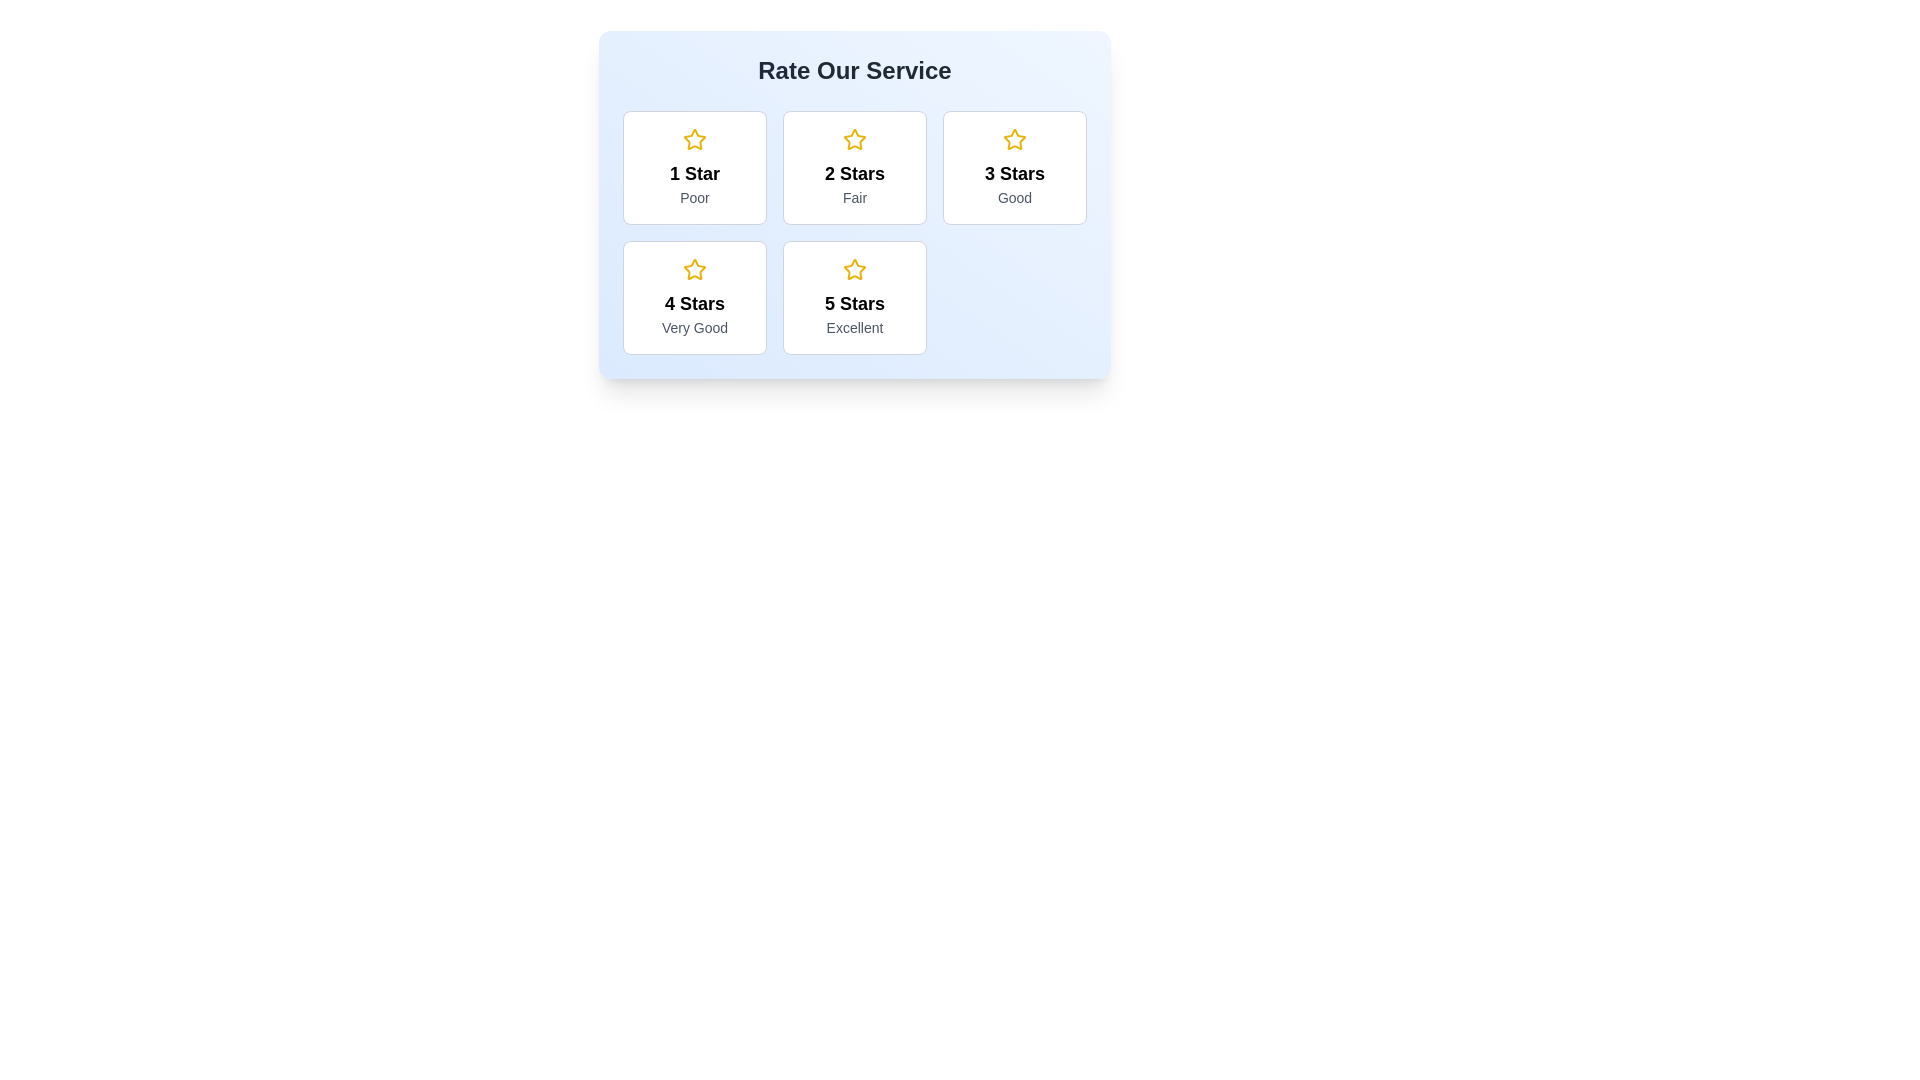 The height and width of the screenshot is (1080, 1920). What do you see at coordinates (854, 138) in the screenshot?
I see `the second star icon in the rating options` at bounding box center [854, 138].